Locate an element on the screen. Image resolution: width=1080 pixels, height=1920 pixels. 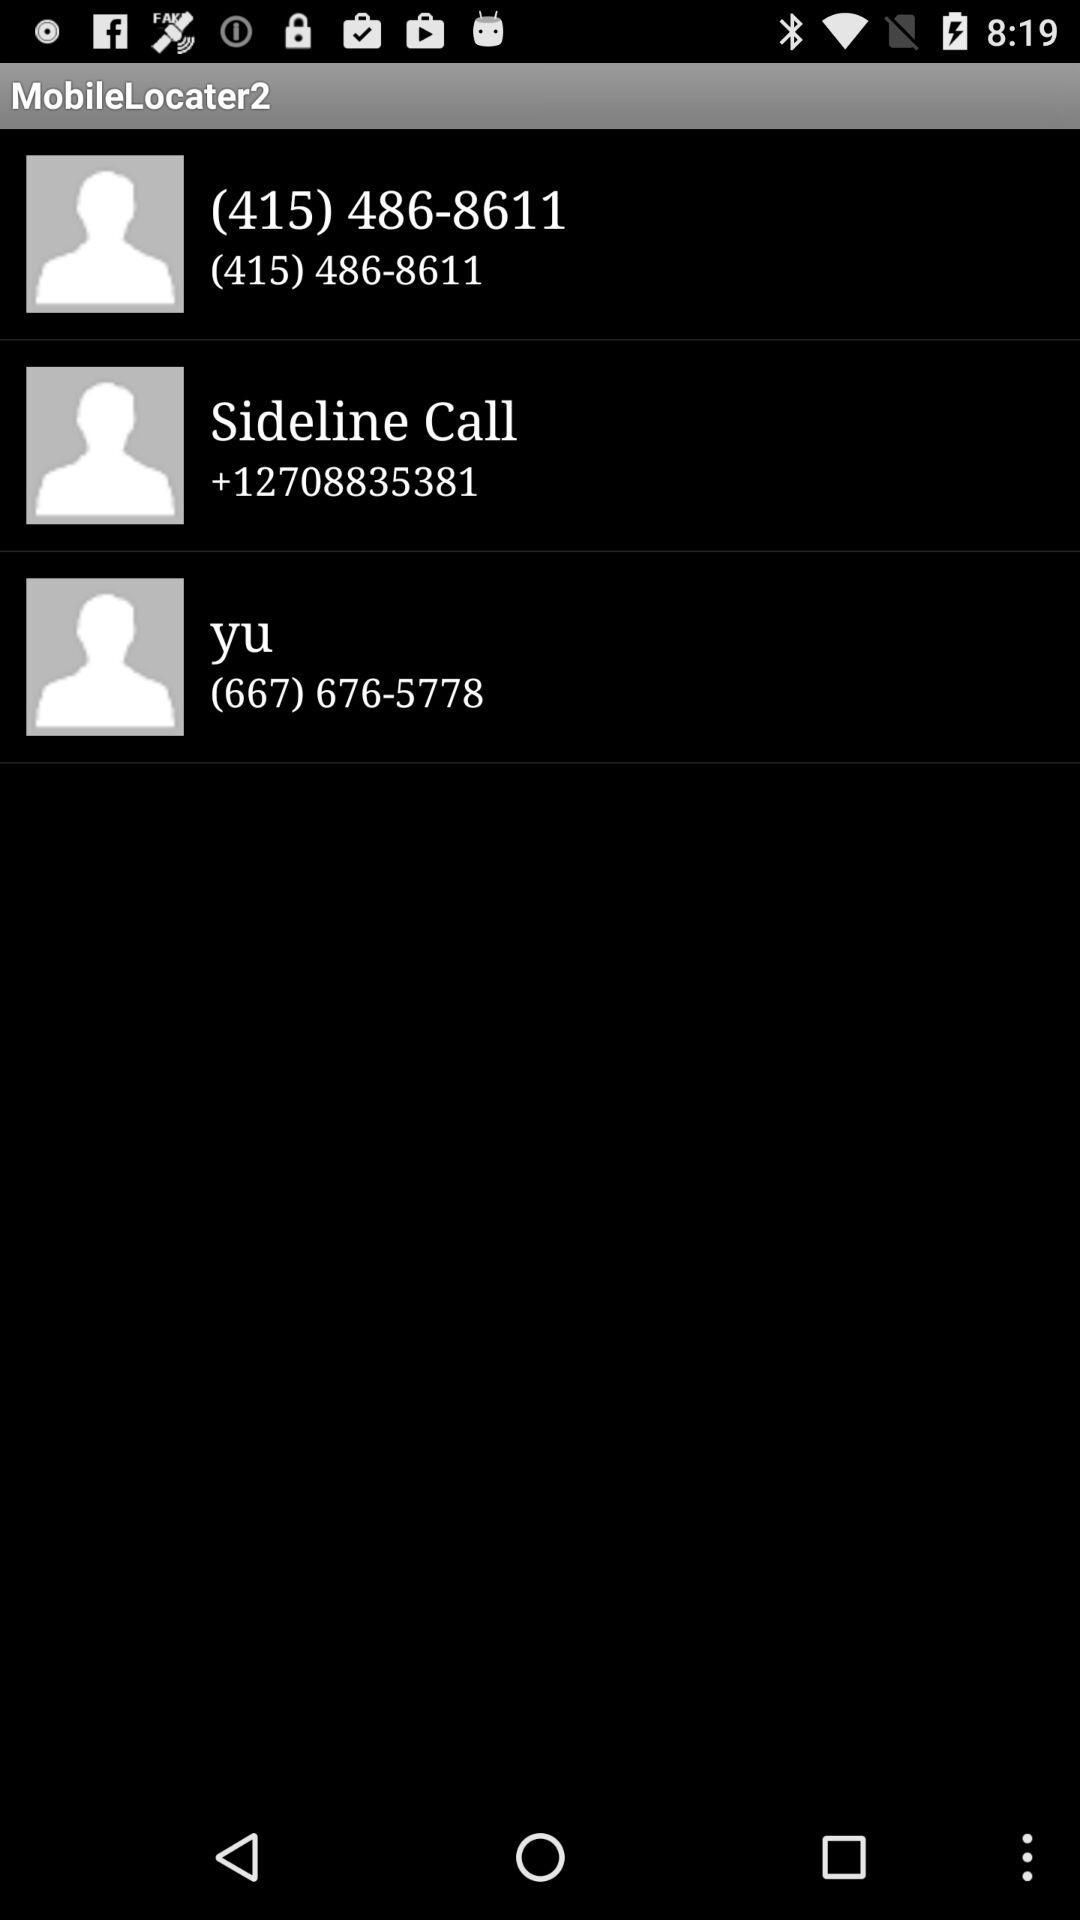
(667) 676-5778 app is located at coordinates (631, 691).